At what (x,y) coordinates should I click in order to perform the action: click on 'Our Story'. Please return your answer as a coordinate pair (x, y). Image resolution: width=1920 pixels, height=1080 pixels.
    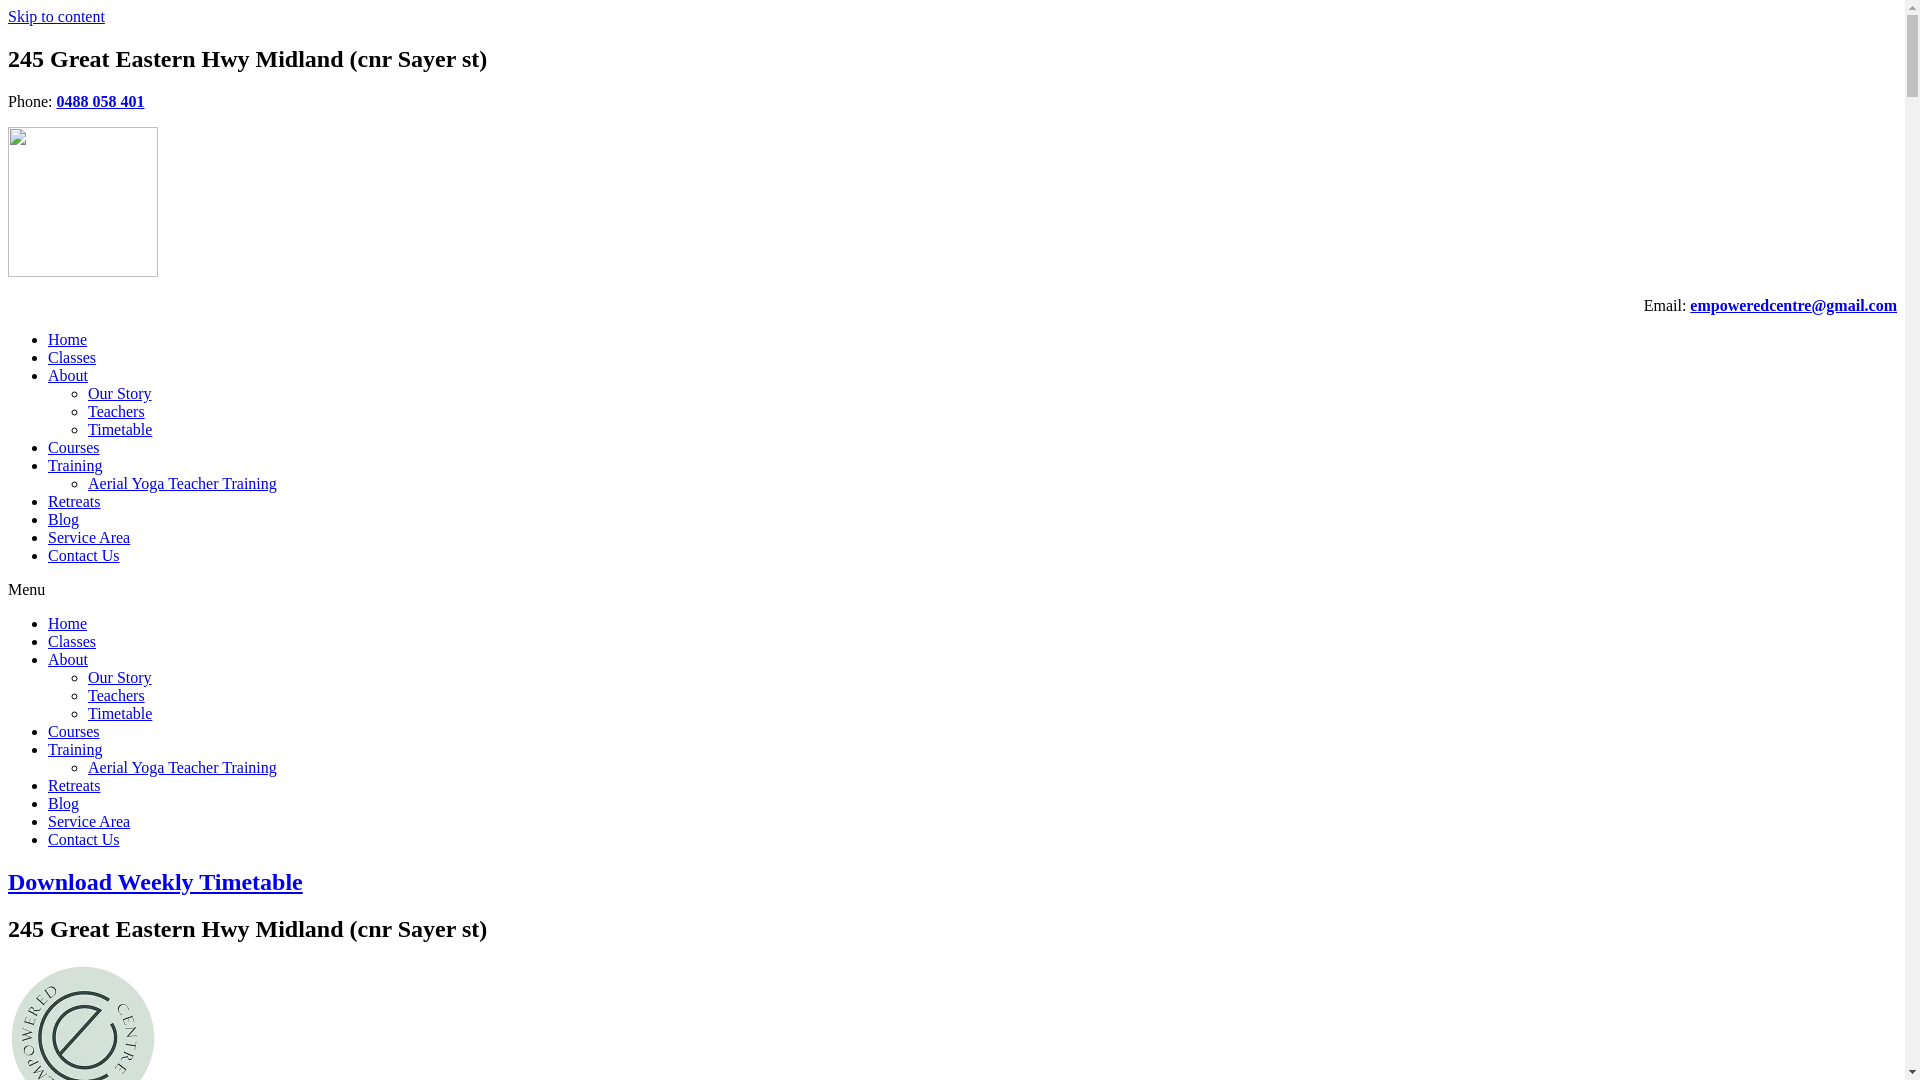
    Looking at the image, I should click on (119, 676).